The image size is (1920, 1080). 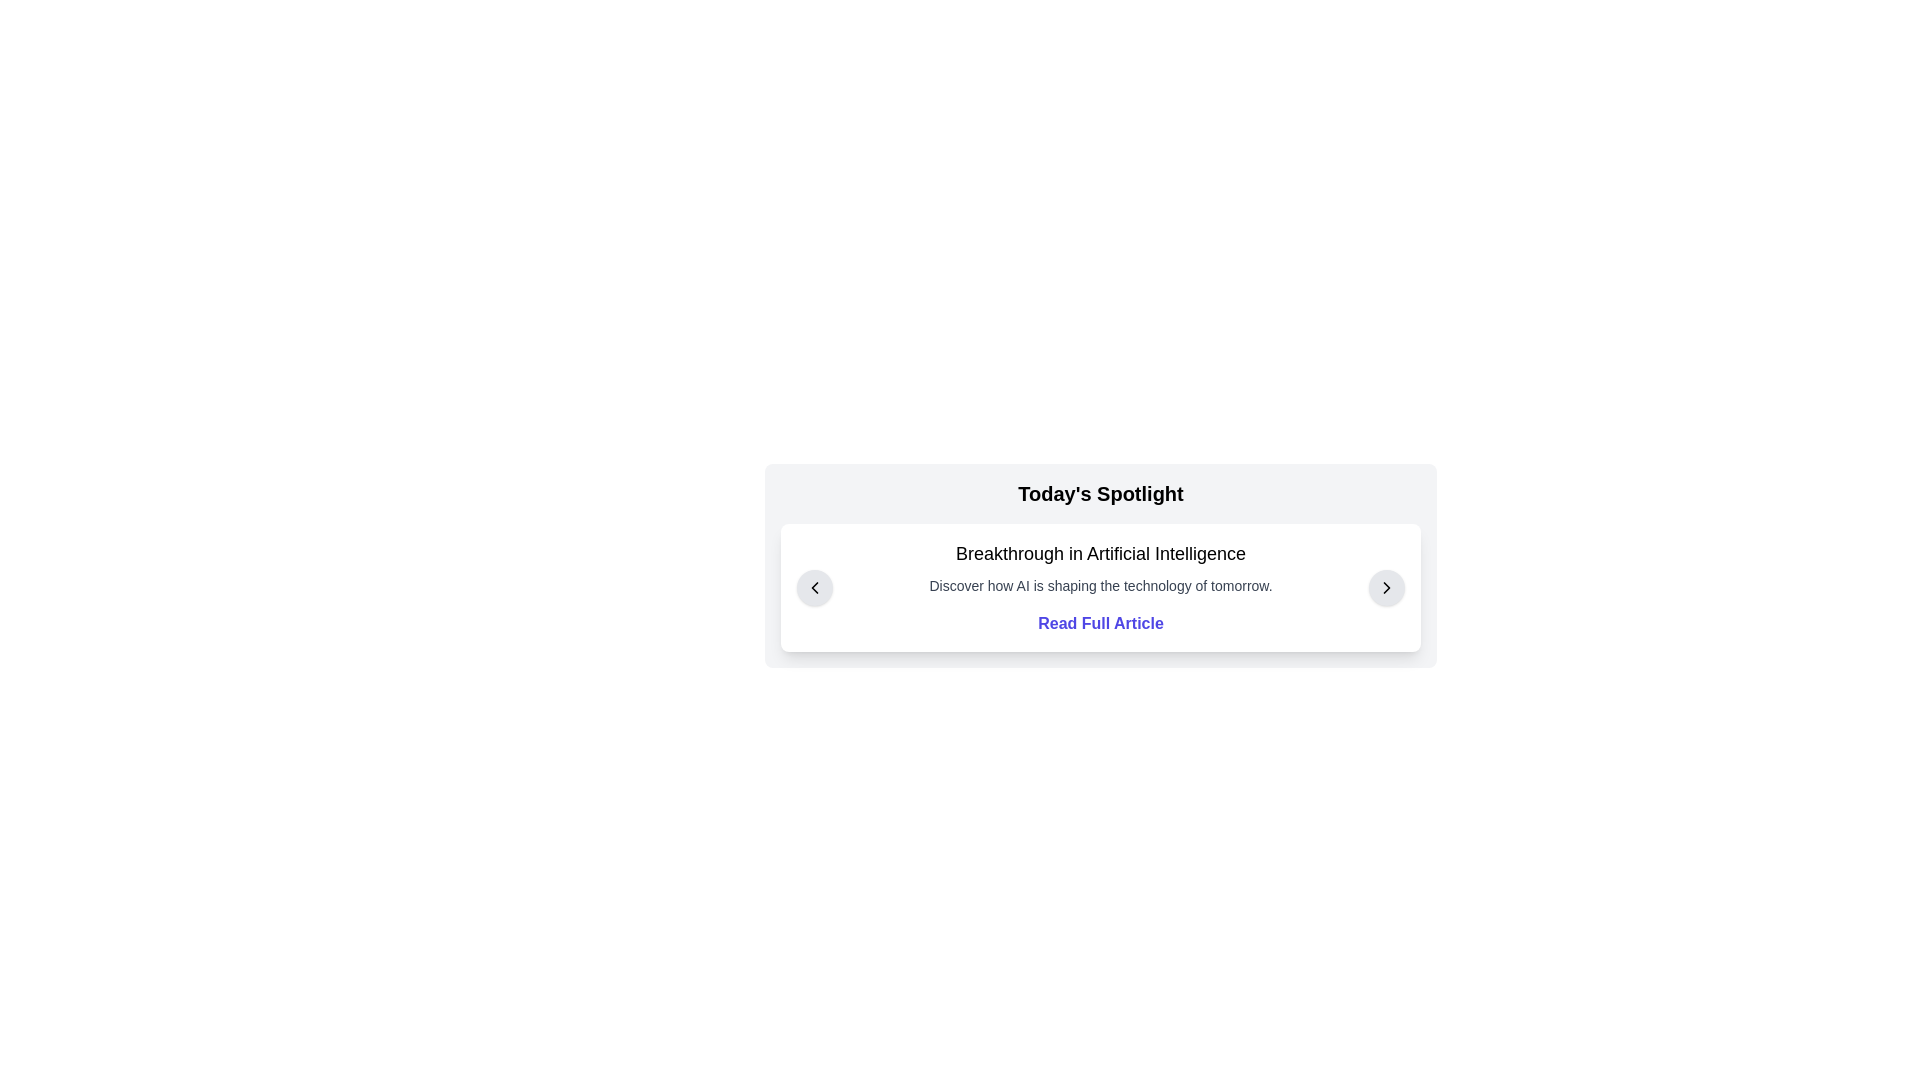 What do you see at coordinates (1099, 623) in the screenshot?
I see `the hyperlink at the bottom of the 'Today's Spotlight' card` at bounding box center [1099, 623].